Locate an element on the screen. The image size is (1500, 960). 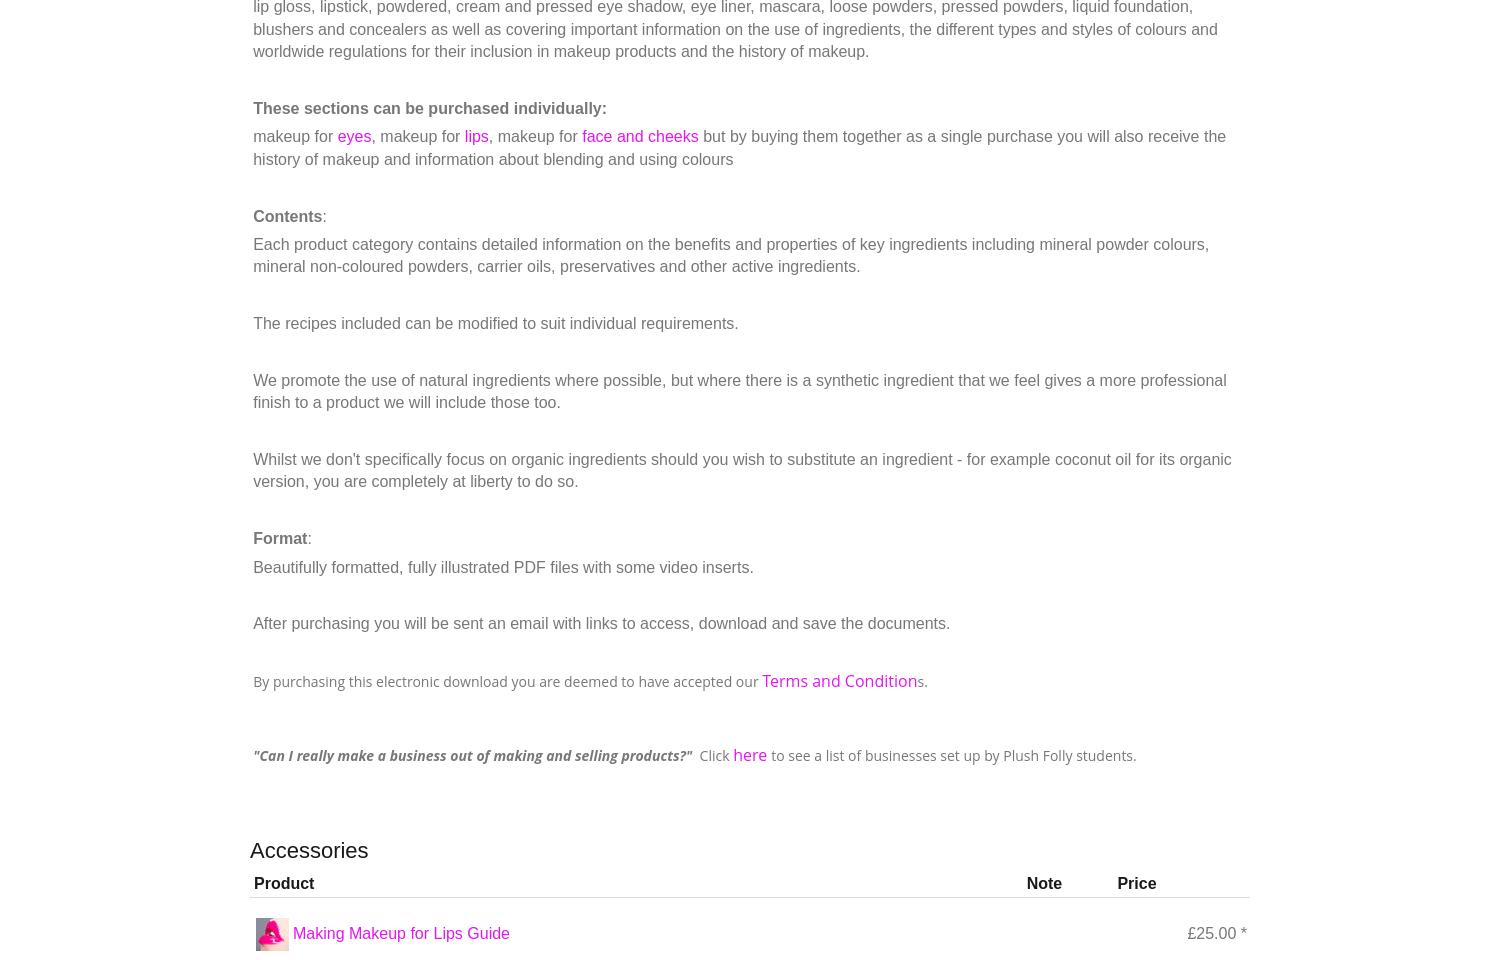
'Beautifully formatted, fully illustrated PDF files with some video inserts.' is located at coordinates (502, 566).